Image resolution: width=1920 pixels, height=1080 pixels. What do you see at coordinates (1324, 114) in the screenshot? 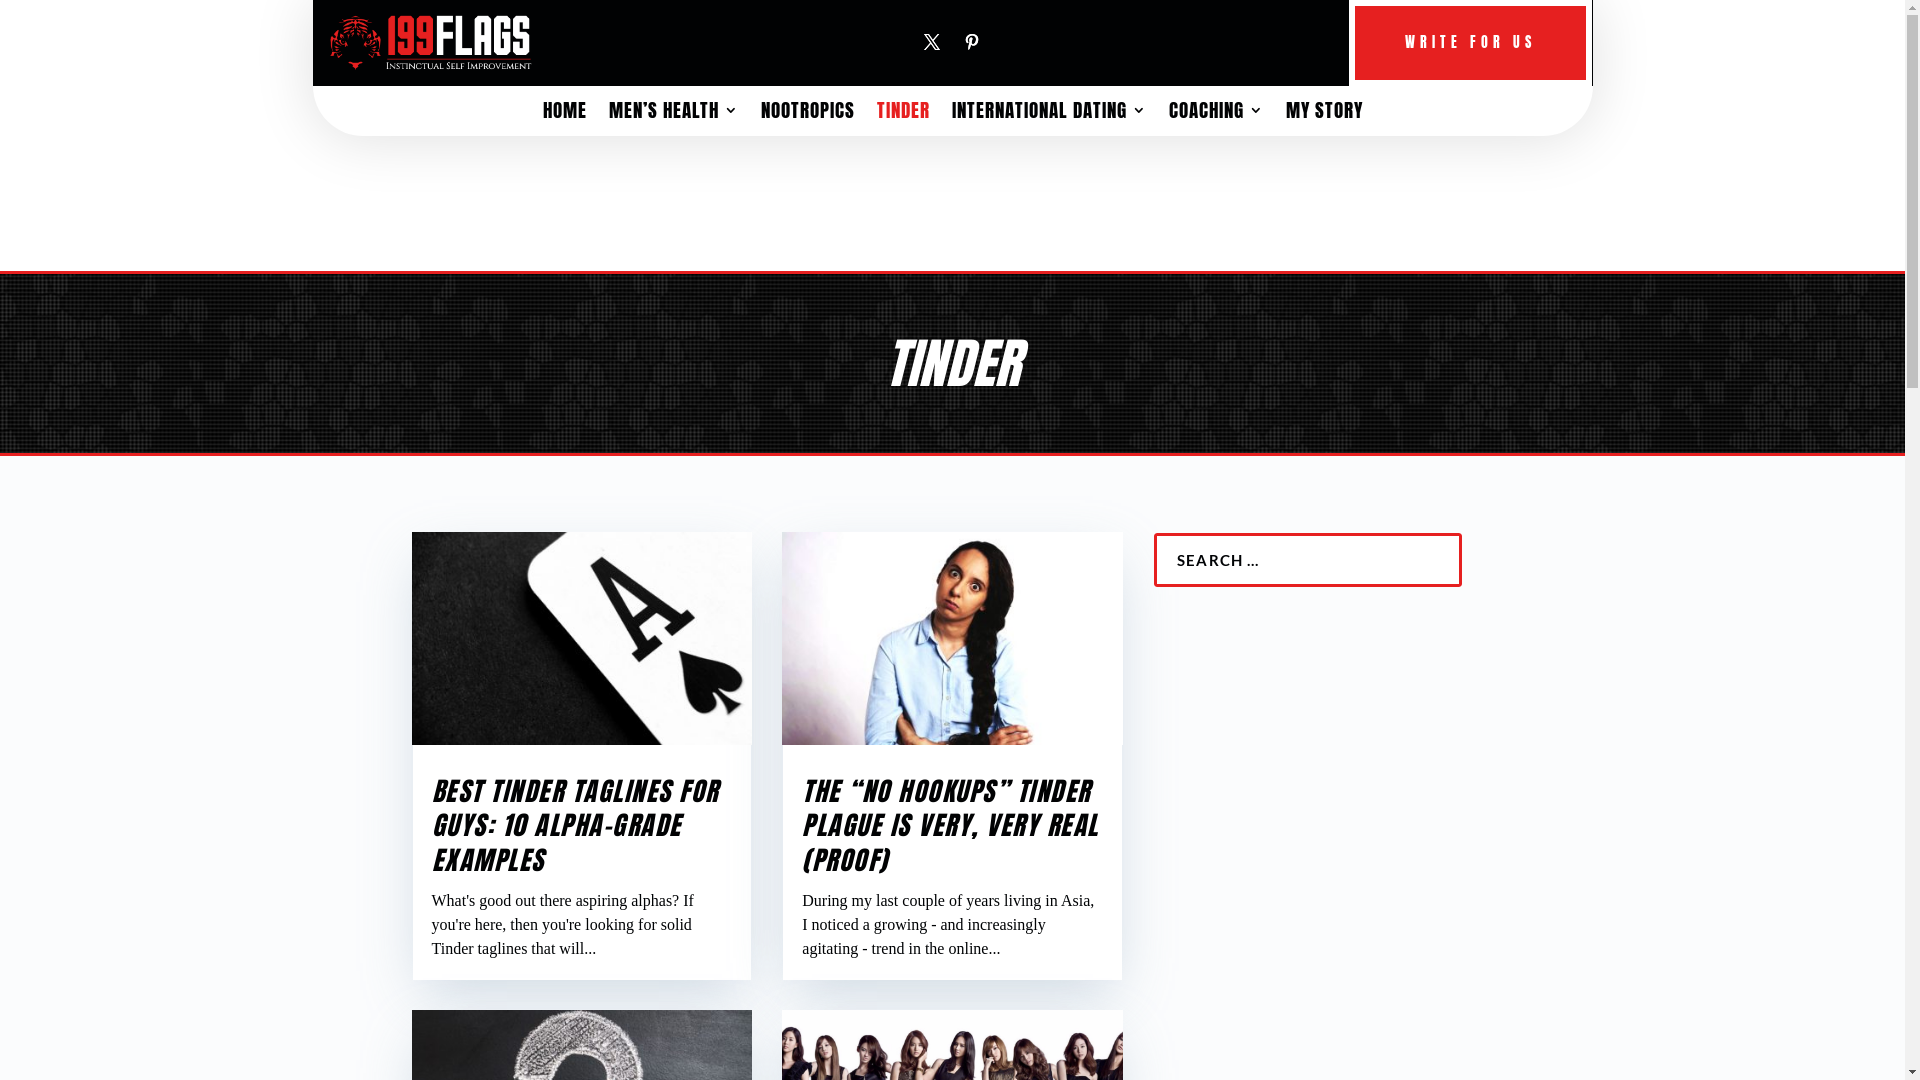
I see `'MY STORY'` at bounding box center [1324, 114].